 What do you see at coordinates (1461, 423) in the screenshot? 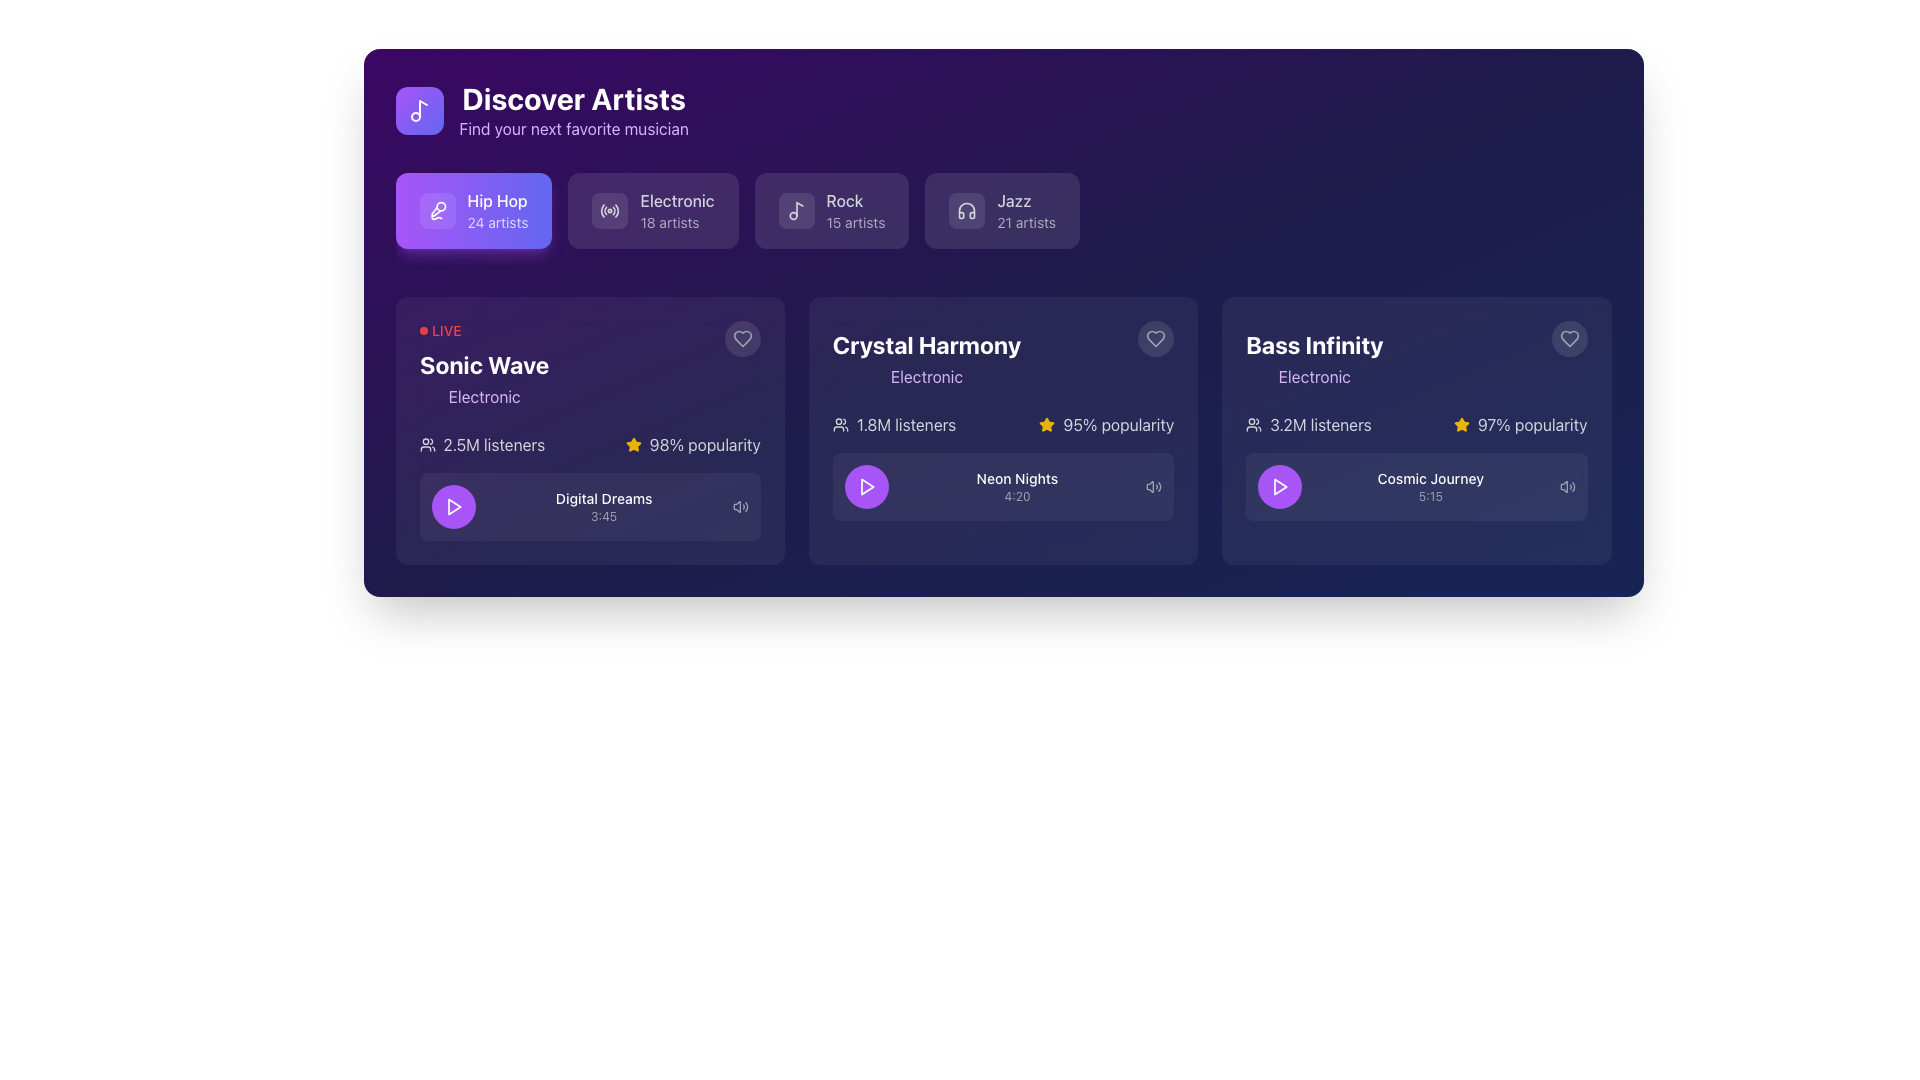
I see `the yellow star-shaped icon located in the bottom-right card titled 'Bass Infinity', positioned directly to the left of the '97% popularity' text` at bounding box center [1461, 423].